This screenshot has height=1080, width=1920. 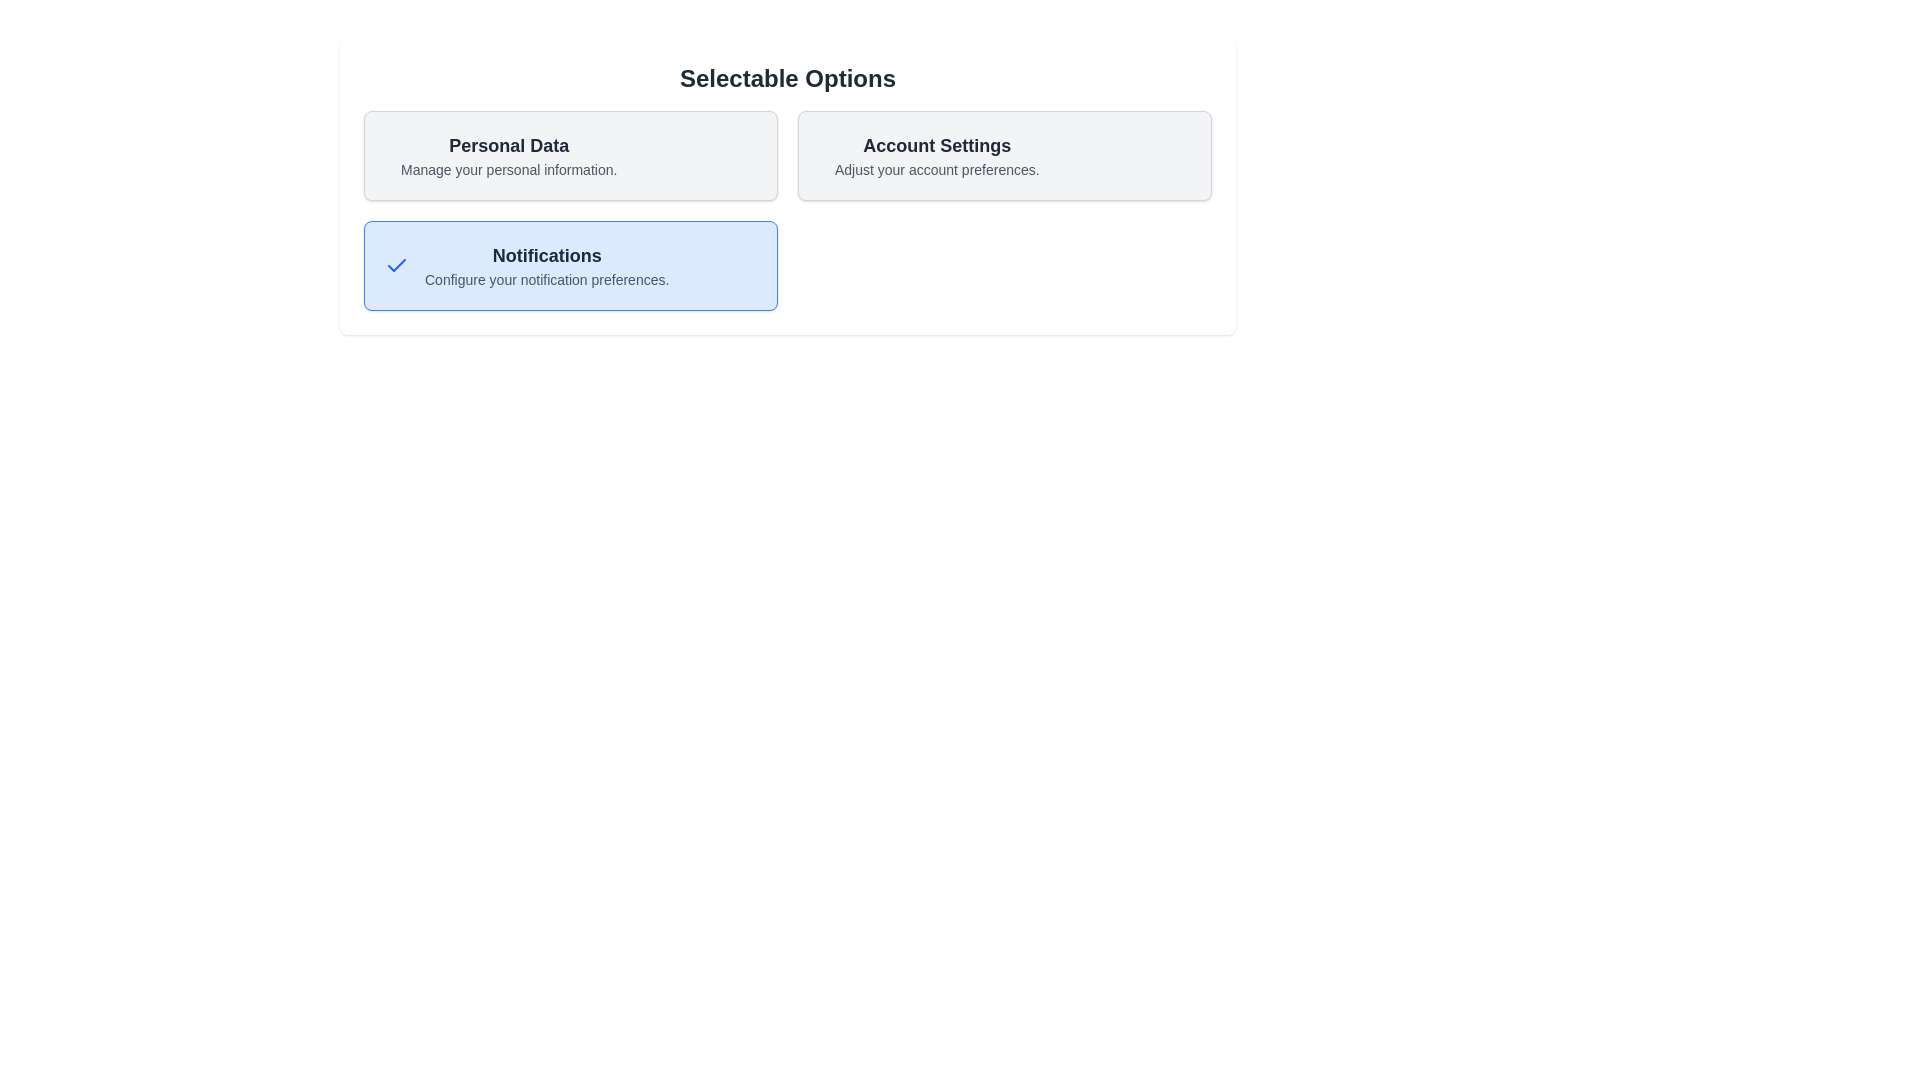 What do you see at coordinates (547, 265) in the screenshot?
I see `the 'Notifications' text block that features a bold headline and smaller subtext, located within a card with rounded corners and a blue background` at bounding box center [547, 265].